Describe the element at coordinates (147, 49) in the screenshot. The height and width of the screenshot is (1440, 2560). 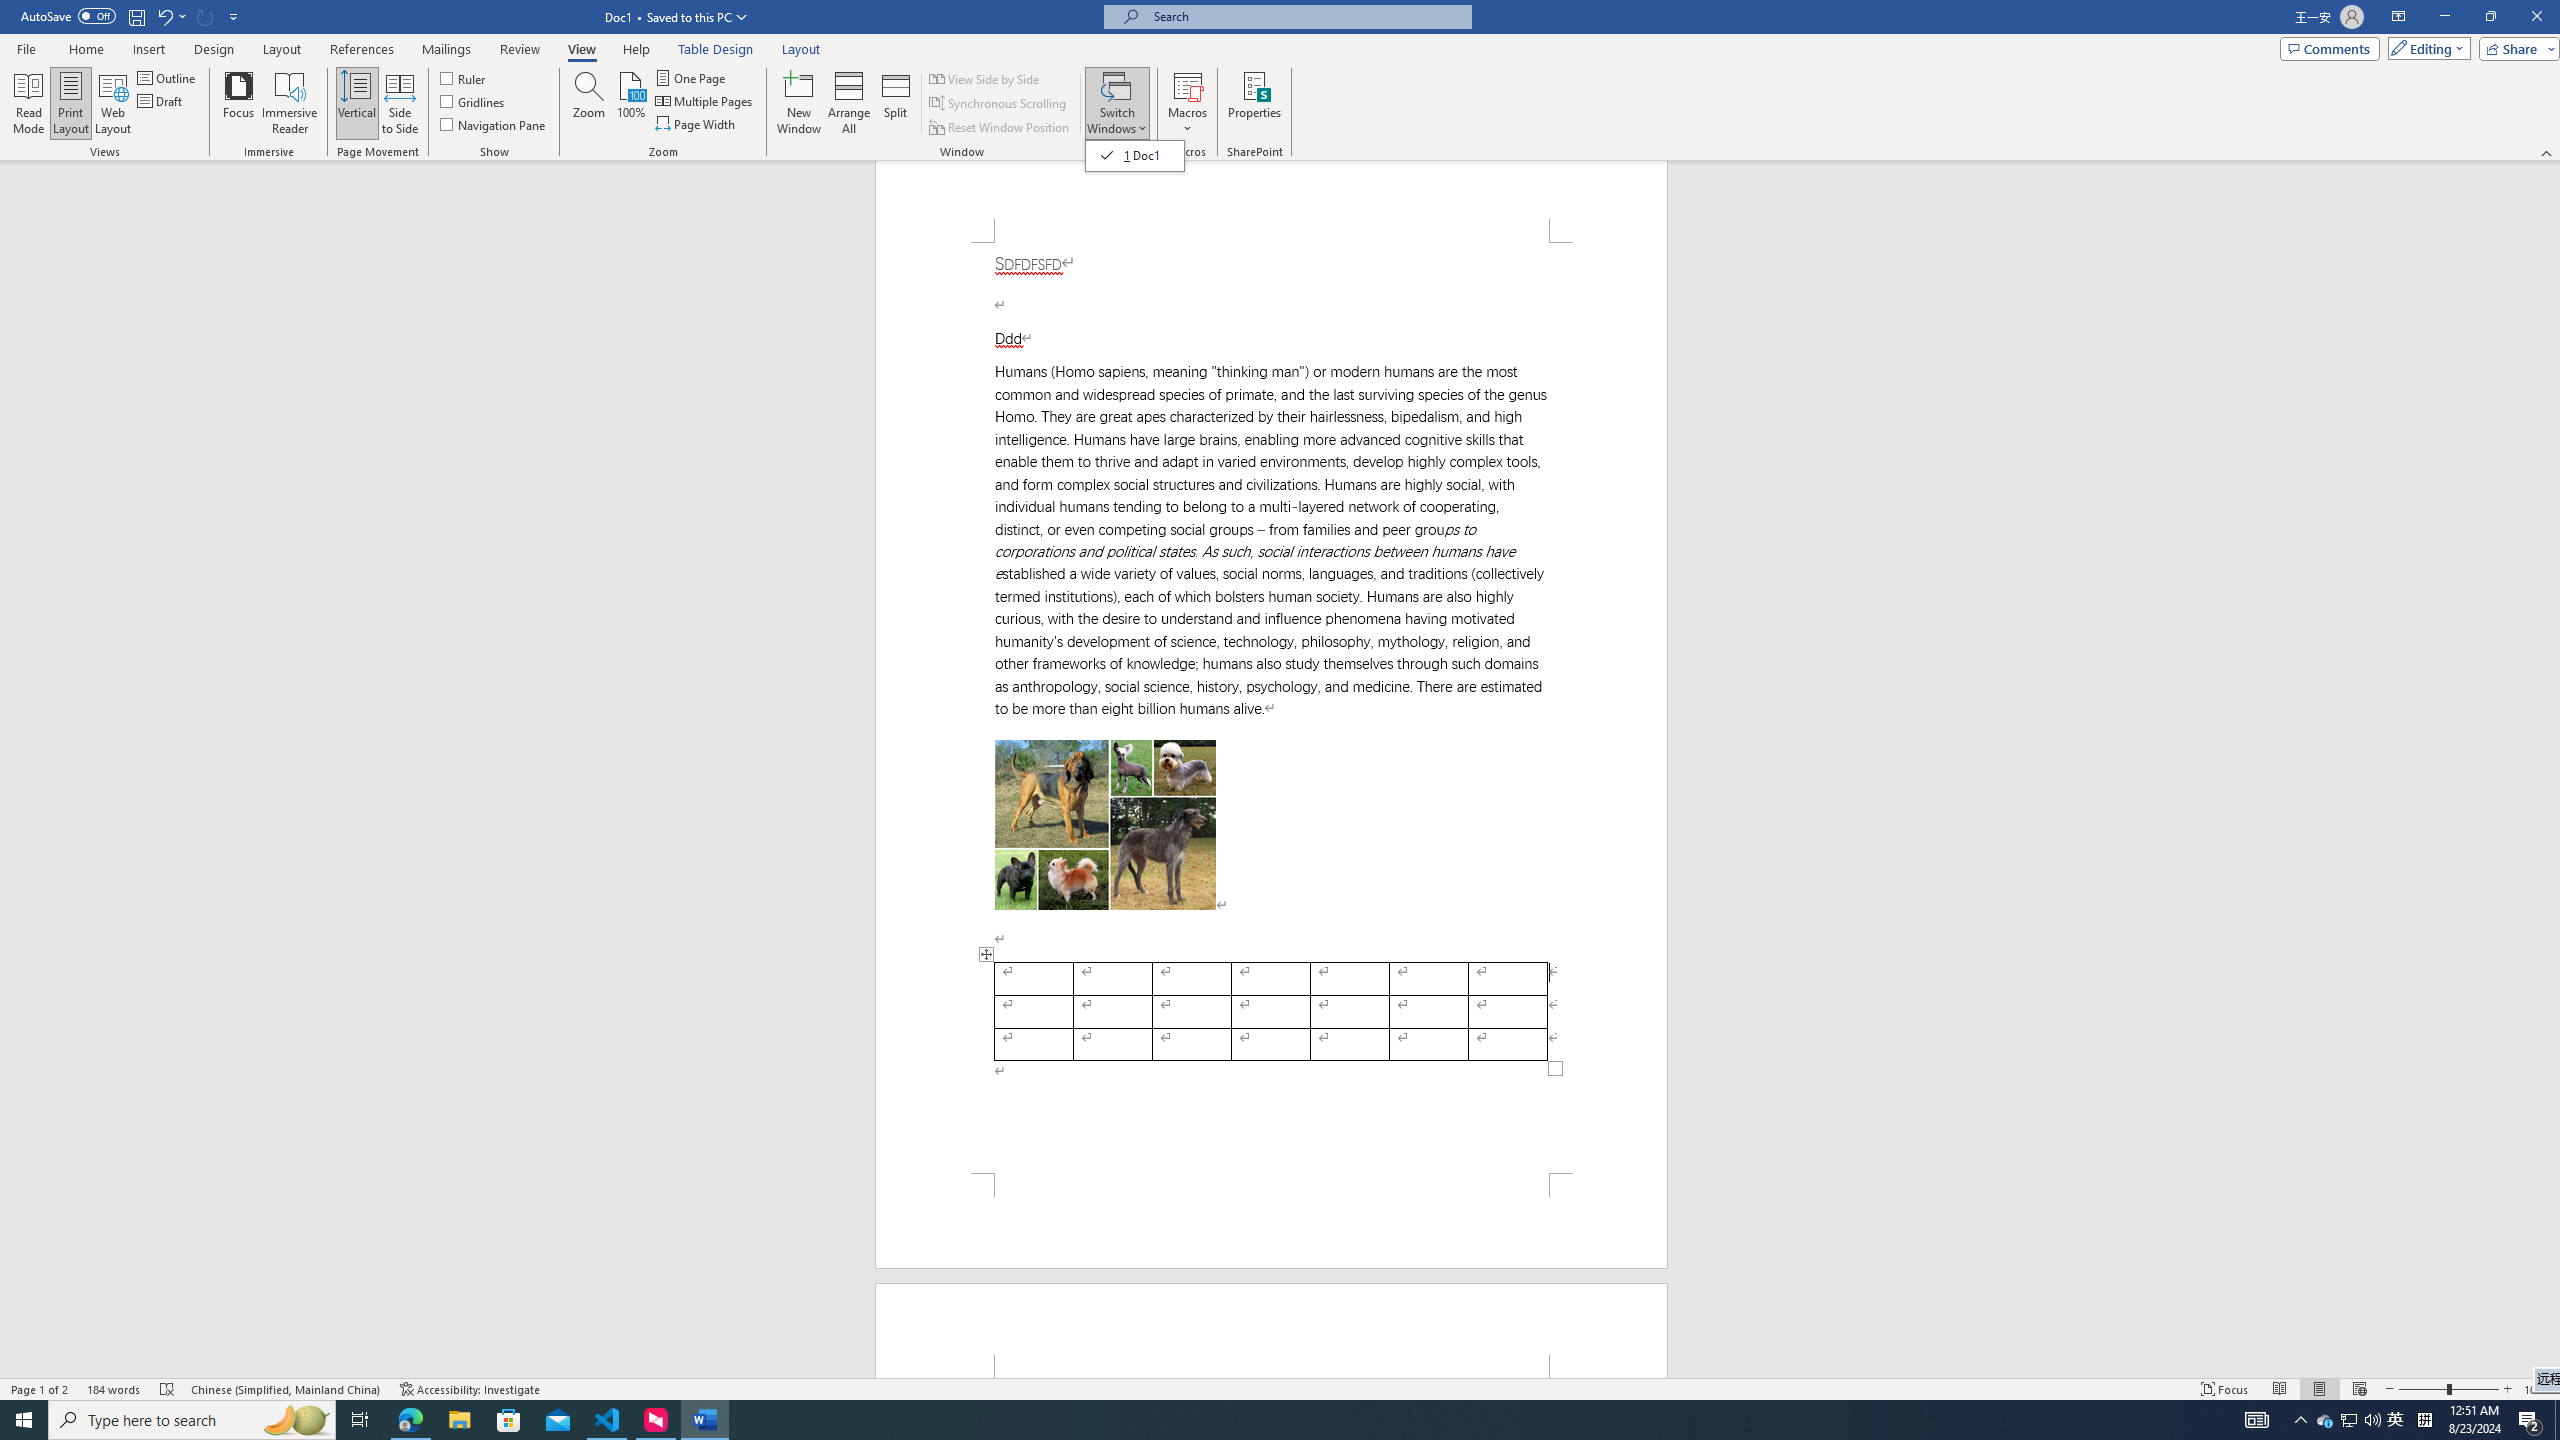
I see `'Insert'` at that location.